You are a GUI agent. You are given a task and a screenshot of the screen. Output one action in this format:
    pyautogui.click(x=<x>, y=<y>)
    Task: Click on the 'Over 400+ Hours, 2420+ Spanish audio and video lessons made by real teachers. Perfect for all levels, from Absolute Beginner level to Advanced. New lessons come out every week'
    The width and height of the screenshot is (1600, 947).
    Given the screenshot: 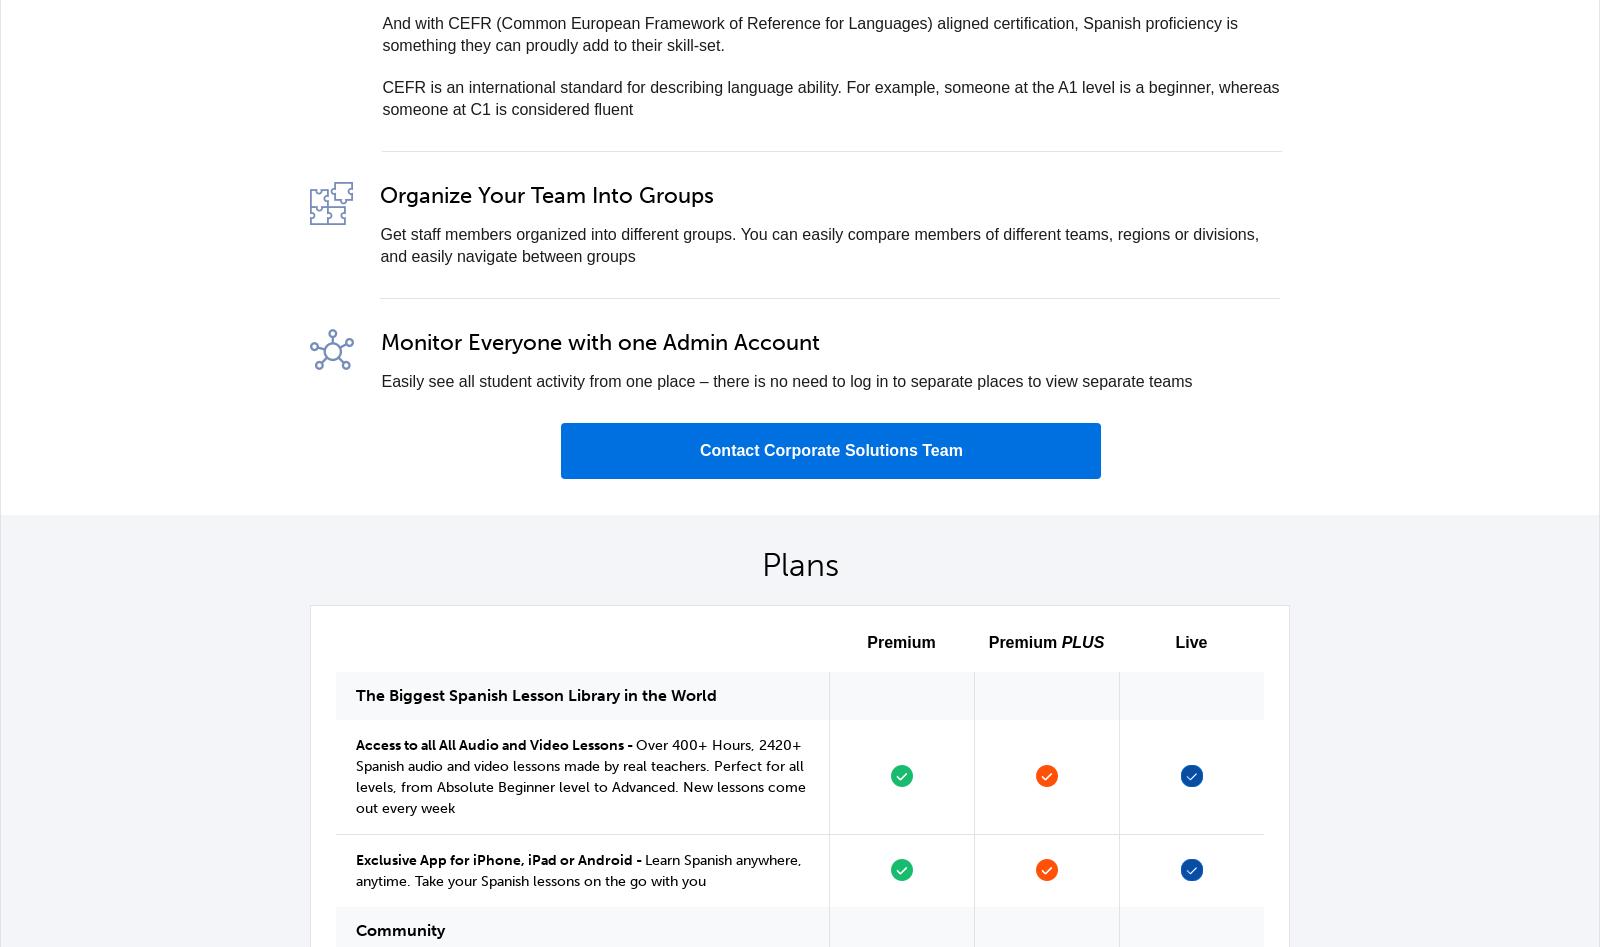 What is the action you would take?
    pyautogui.click(x=579, y=777)
    